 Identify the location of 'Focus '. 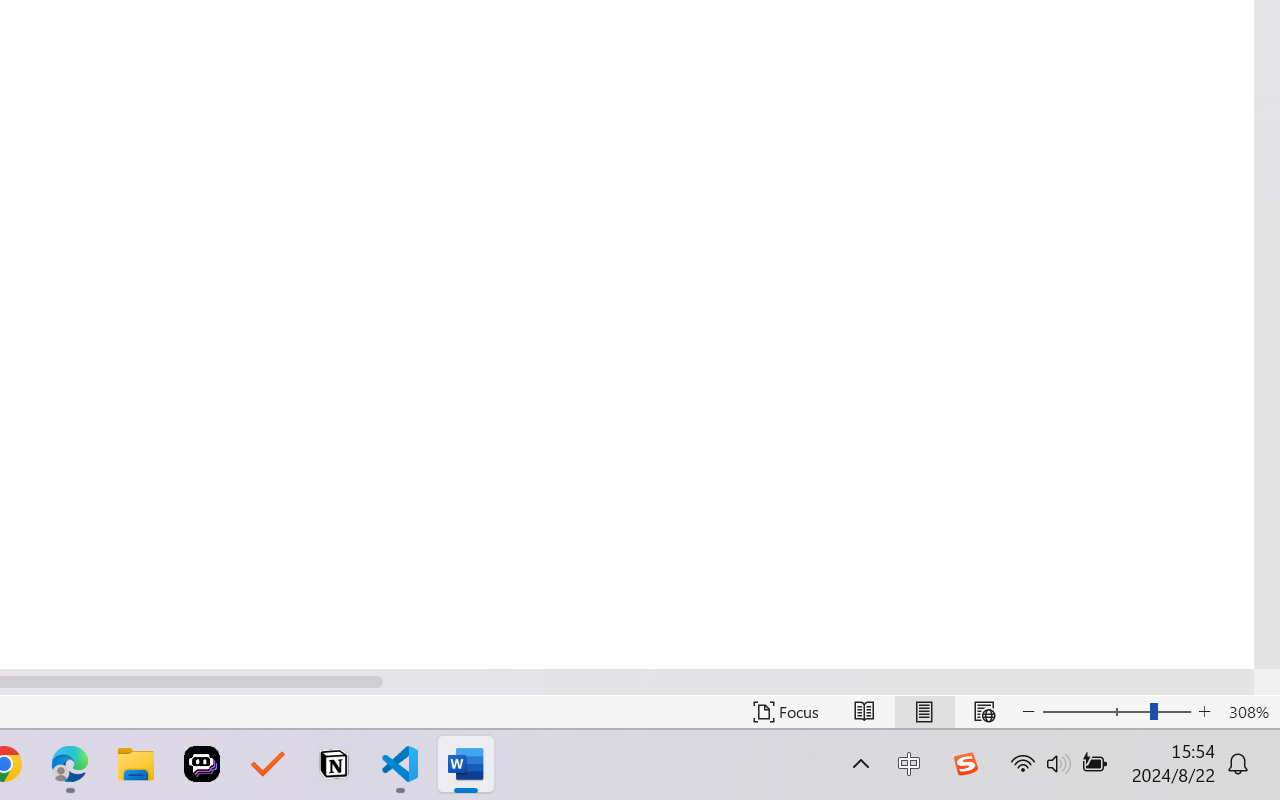
(785, 711).